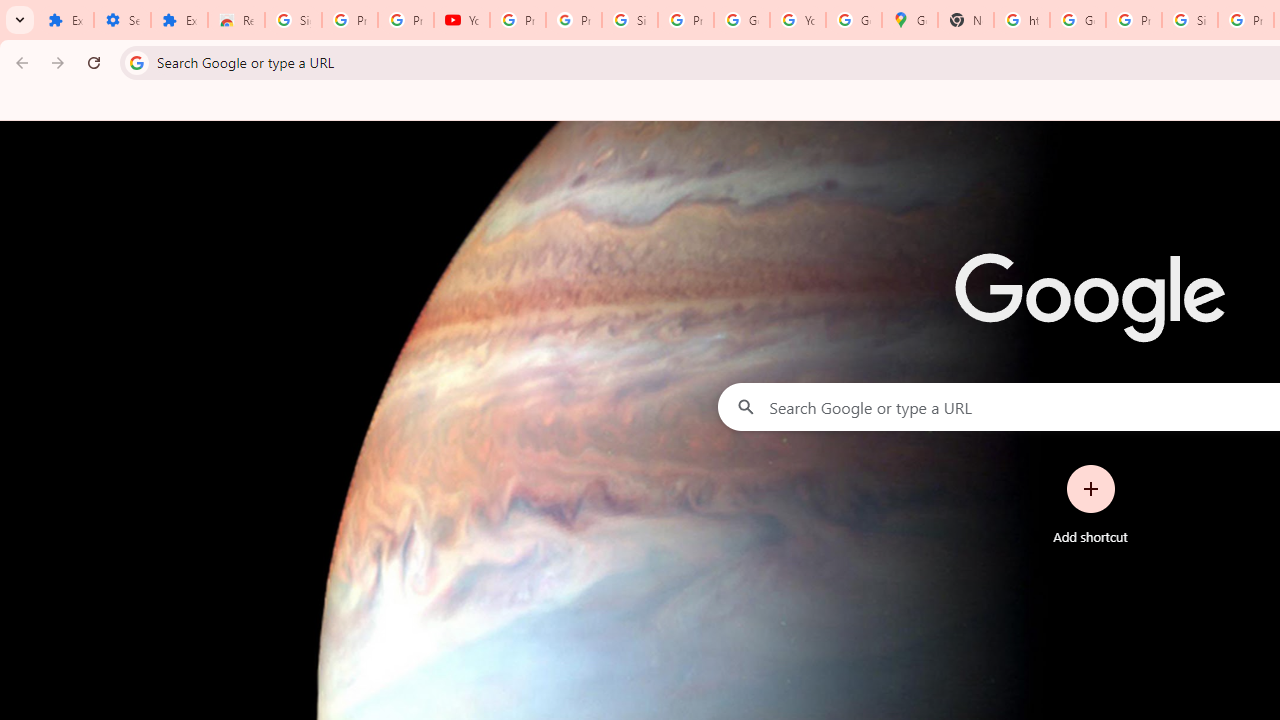 The width and height of the screenshot is (1280, 720). What do you see at coordinates (236, 20) in the screenshot?
I see `'Reviews: Helix Fruit Jump Arcade Game'` at bounding box center [236, 20].